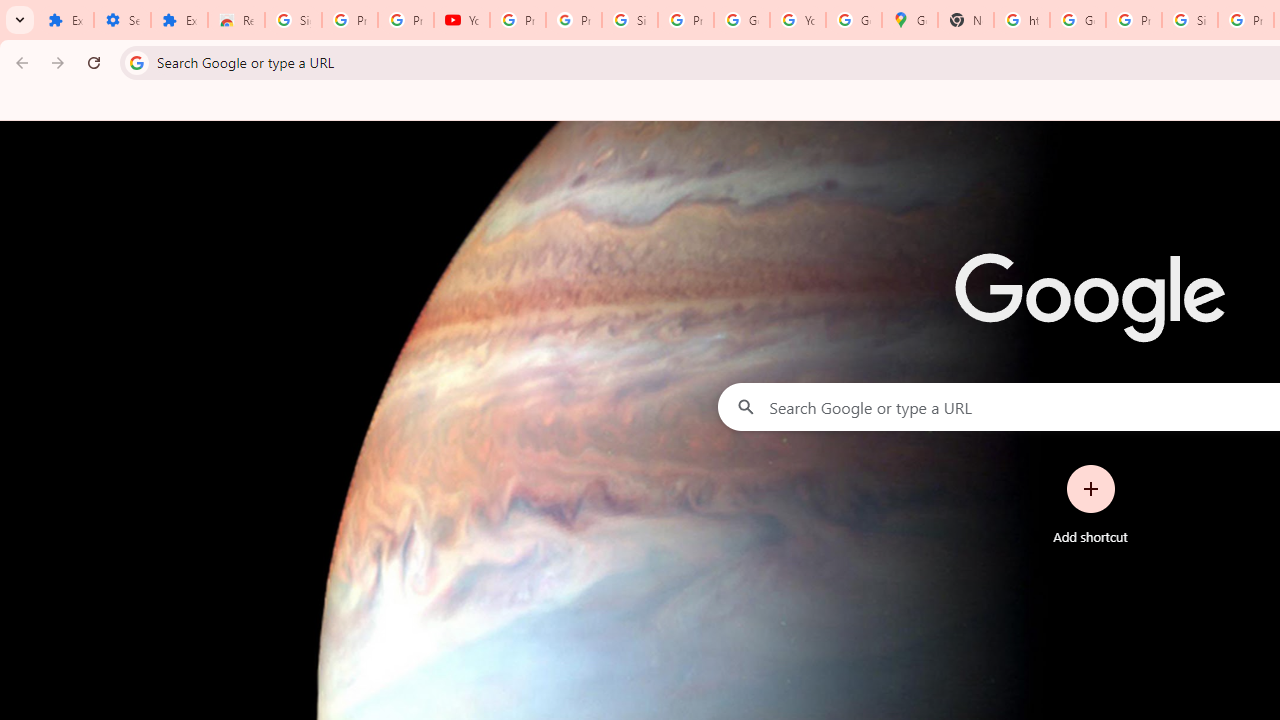 The width and height of the screenshot is (1280, 720). What do you see at coordinates (236, 20) in the screenshot?
I see `'Reviews: Helix Fruit Jump Arcade Game'` at bounding box center [236, 20].